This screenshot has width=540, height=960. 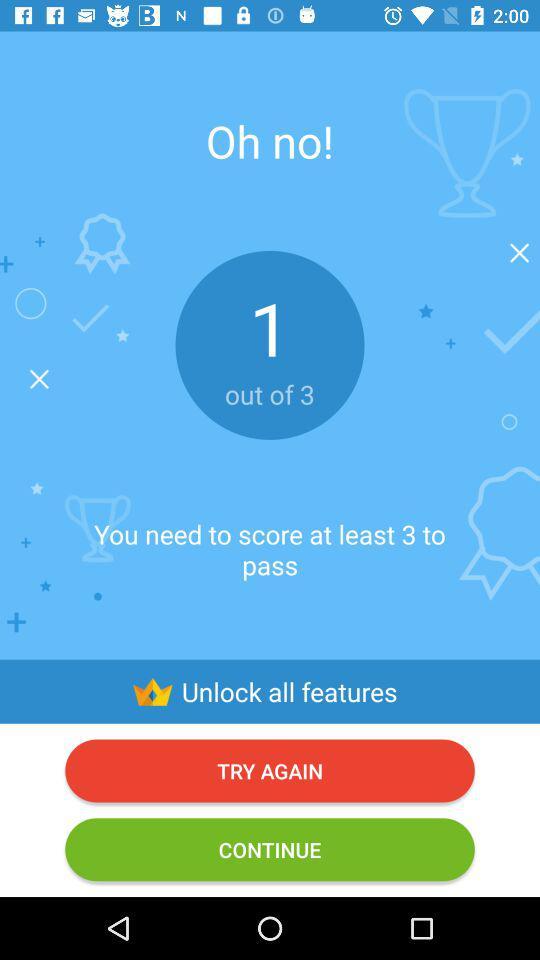 I want to click on continue item, so click(x=270, y=848).